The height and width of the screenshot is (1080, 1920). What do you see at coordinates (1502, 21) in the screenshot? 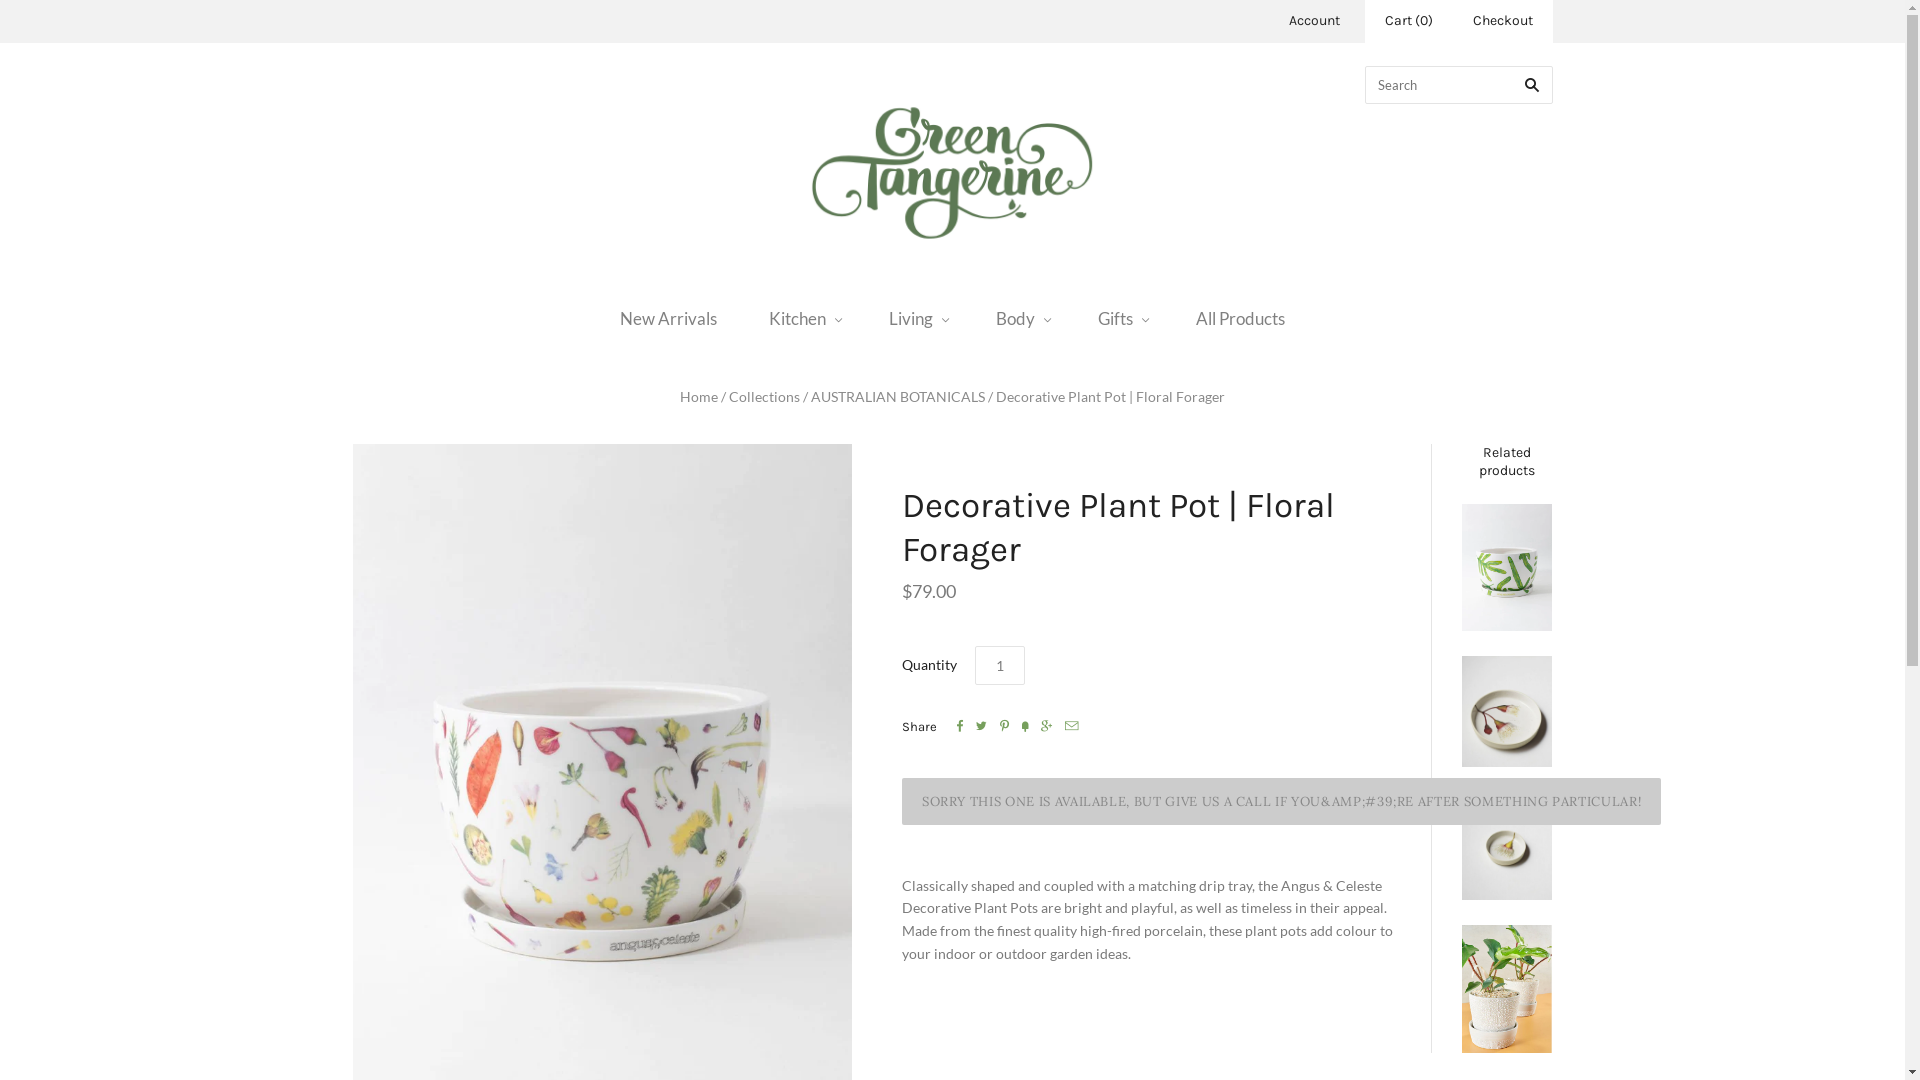
I see `'Checkout'` at bounding box center [1502, 21].